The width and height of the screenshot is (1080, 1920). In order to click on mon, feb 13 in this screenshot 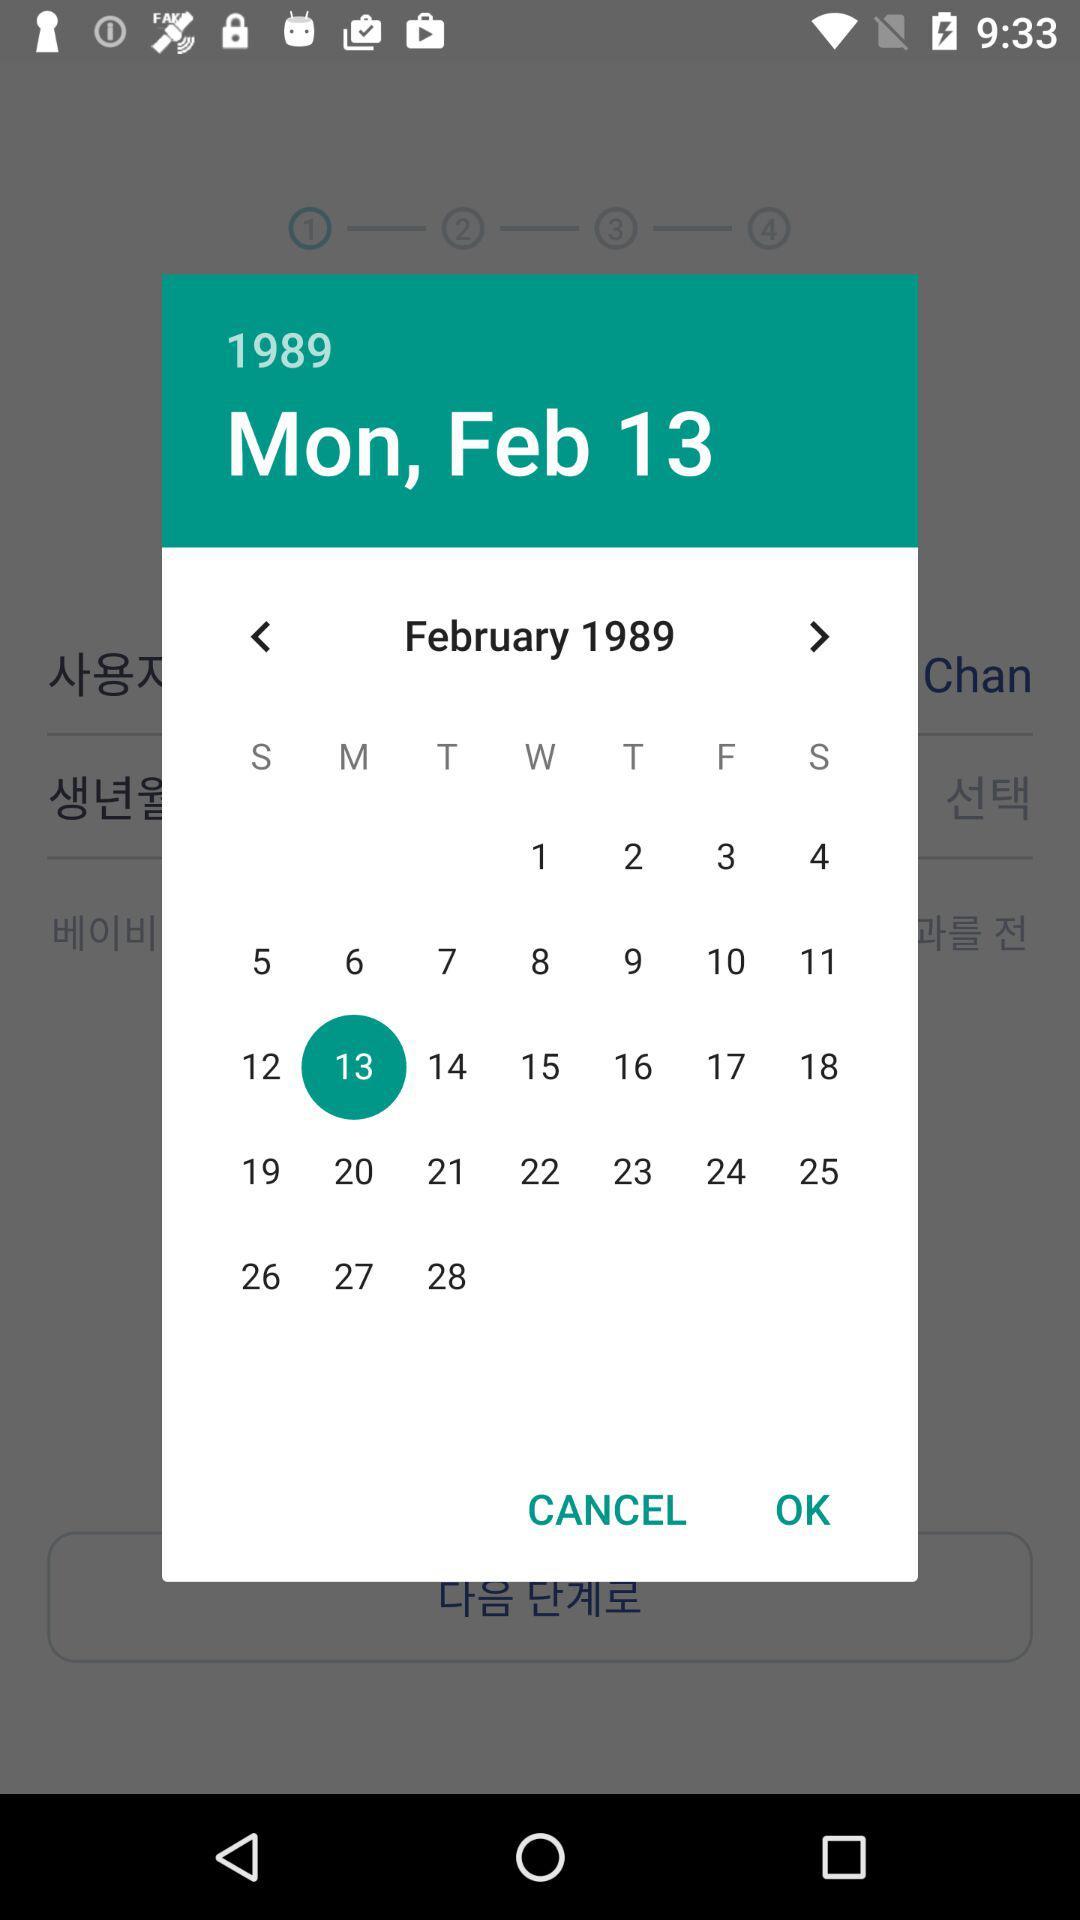, I will do `click(470, 439)`.